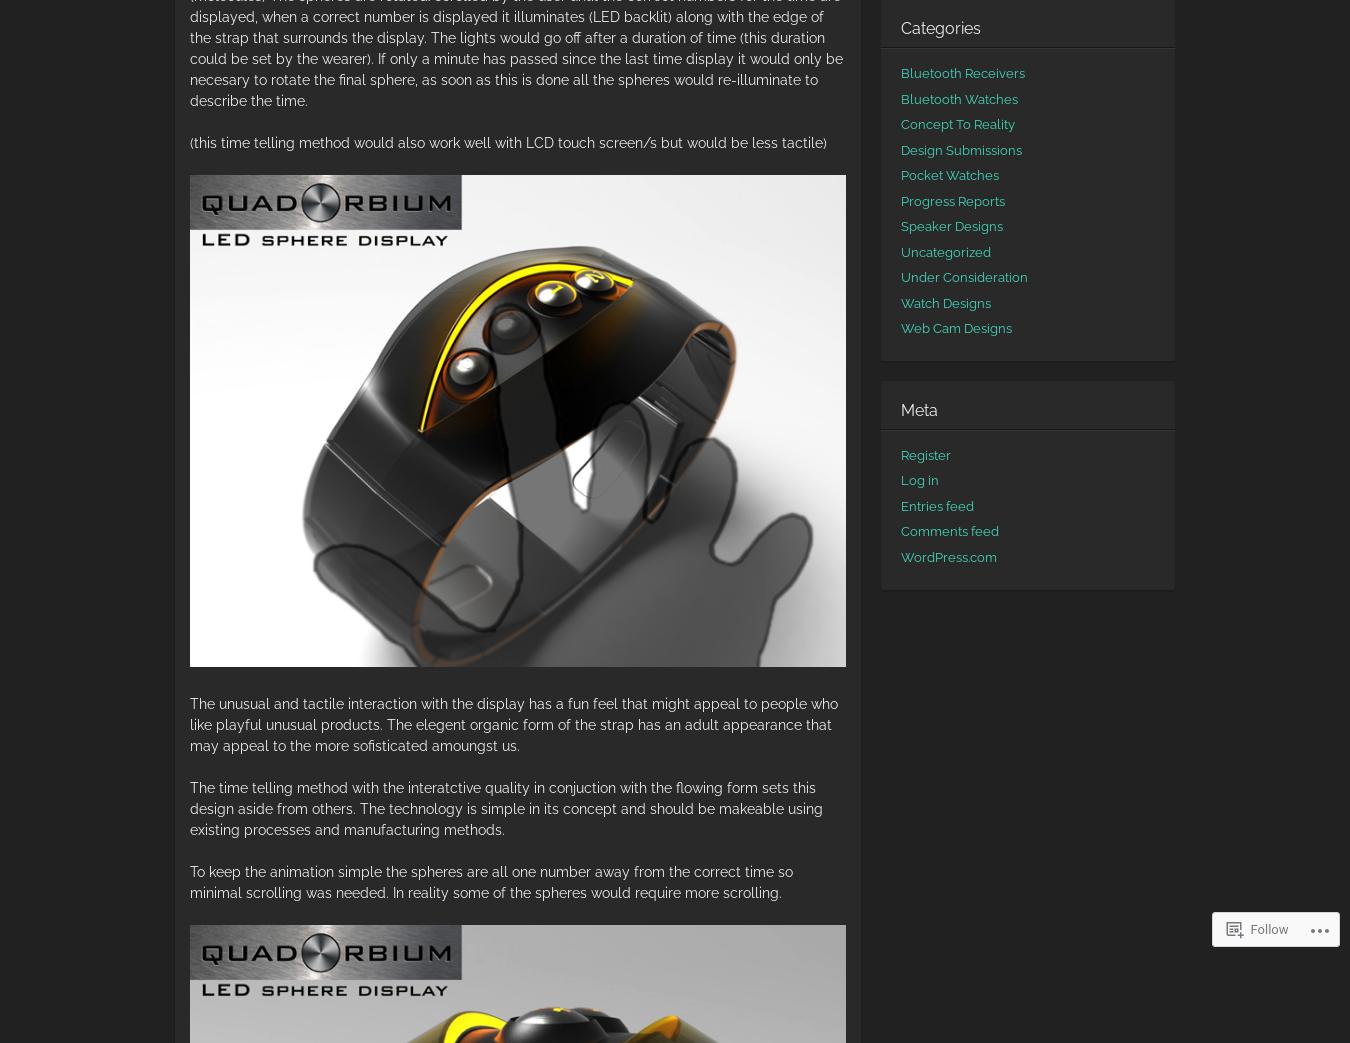  I want to click on 'Bluetooth Watches', so click(958, 98).